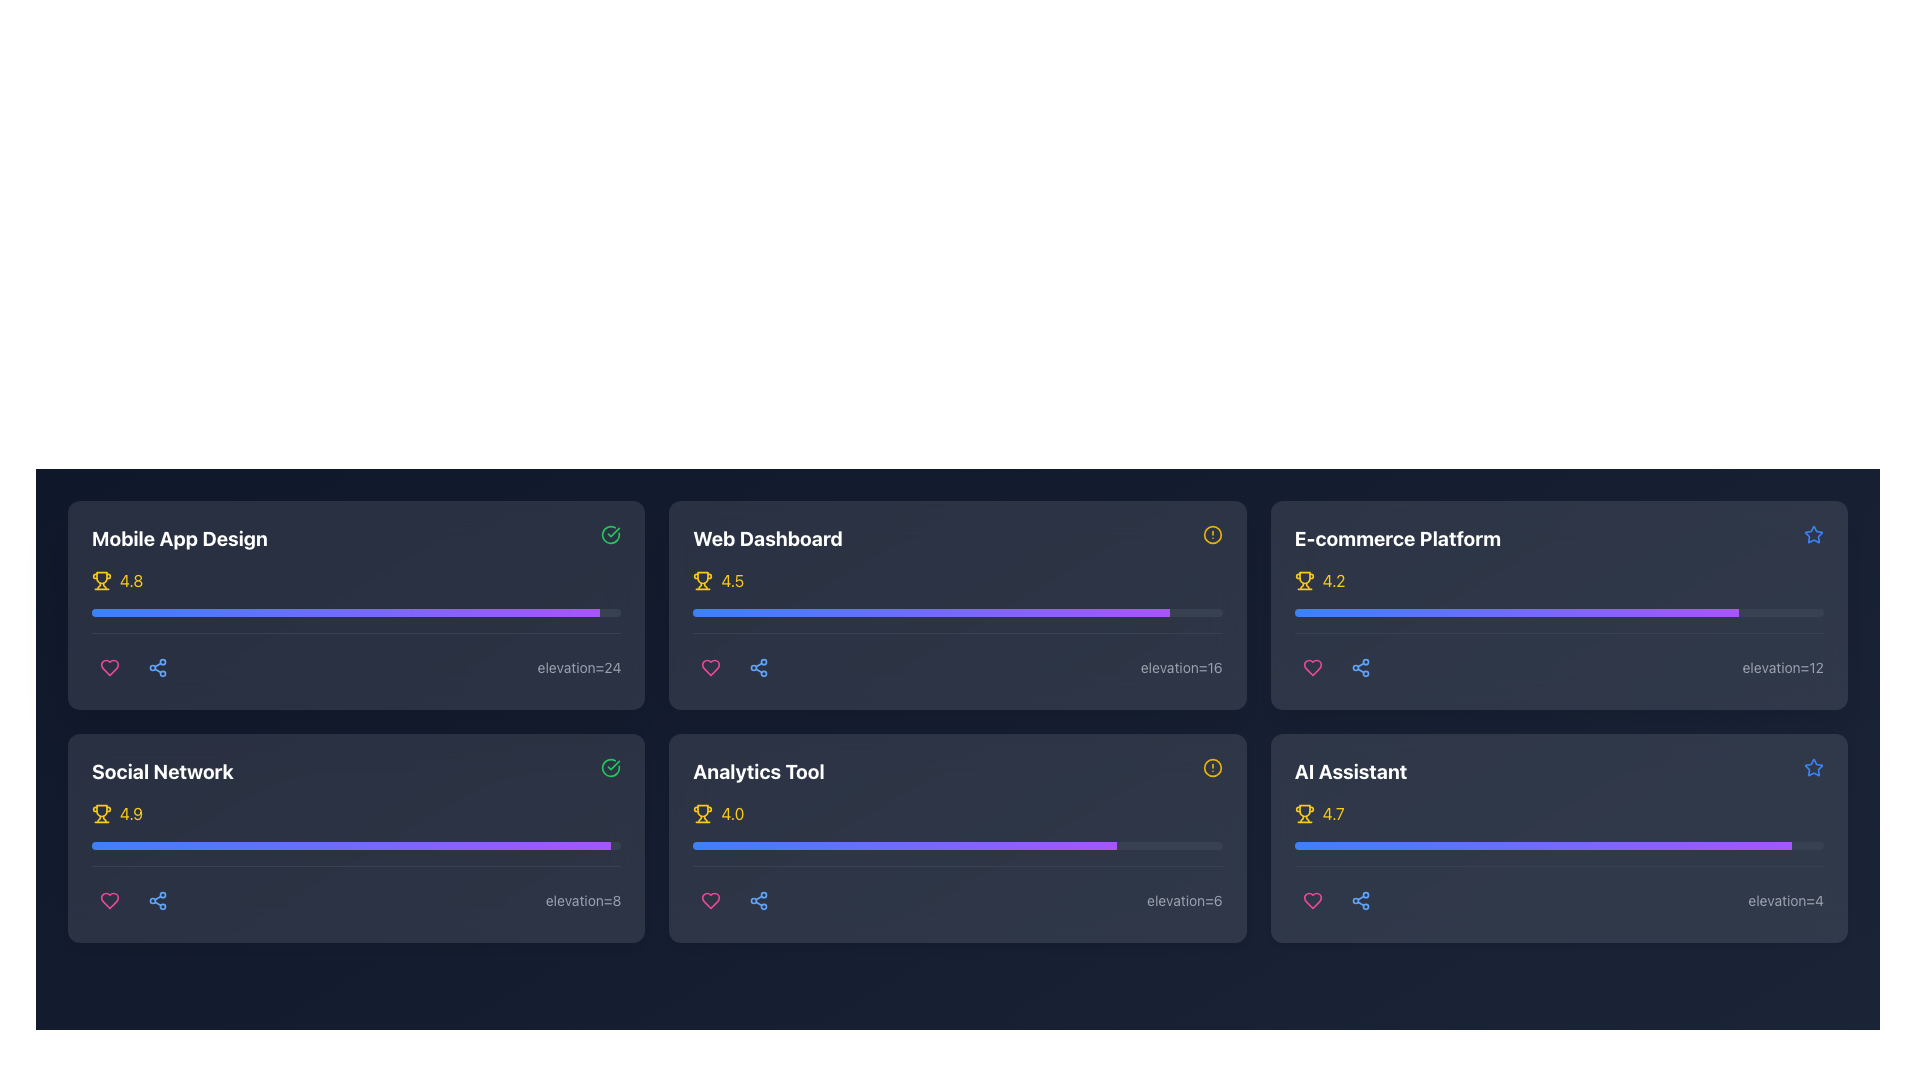 This screenshot has height=1080, width=1920. Describe the element at coordinates (100, 578) in the screenshot. I see `the yellow trophy icon which symbolizes achievements, located at the top-left of the 'Mobile App Design' card, positioned near the rating value of 4.8` at that location.